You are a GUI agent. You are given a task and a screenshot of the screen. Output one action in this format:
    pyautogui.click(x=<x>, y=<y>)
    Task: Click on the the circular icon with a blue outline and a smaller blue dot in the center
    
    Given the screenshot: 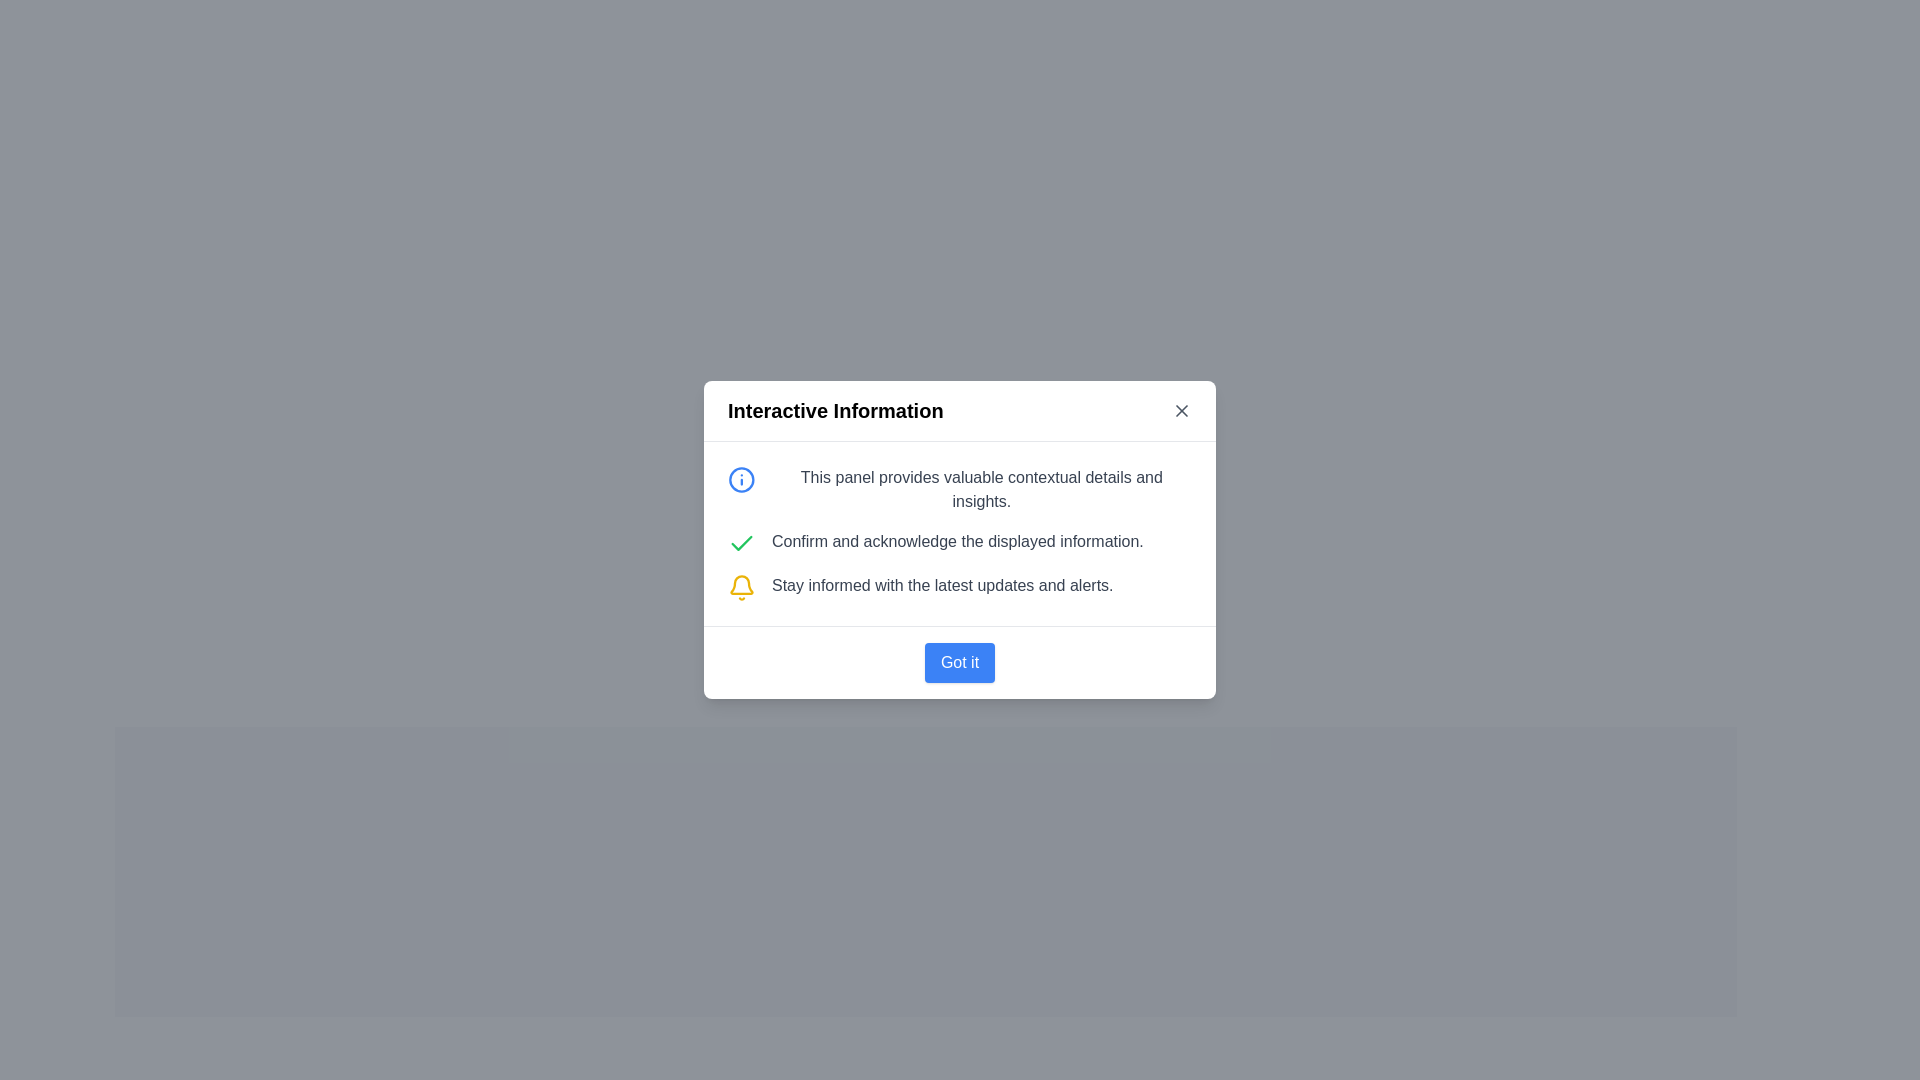 What is the action you would take?
    pyautogui.click(x=740, y=479)
    